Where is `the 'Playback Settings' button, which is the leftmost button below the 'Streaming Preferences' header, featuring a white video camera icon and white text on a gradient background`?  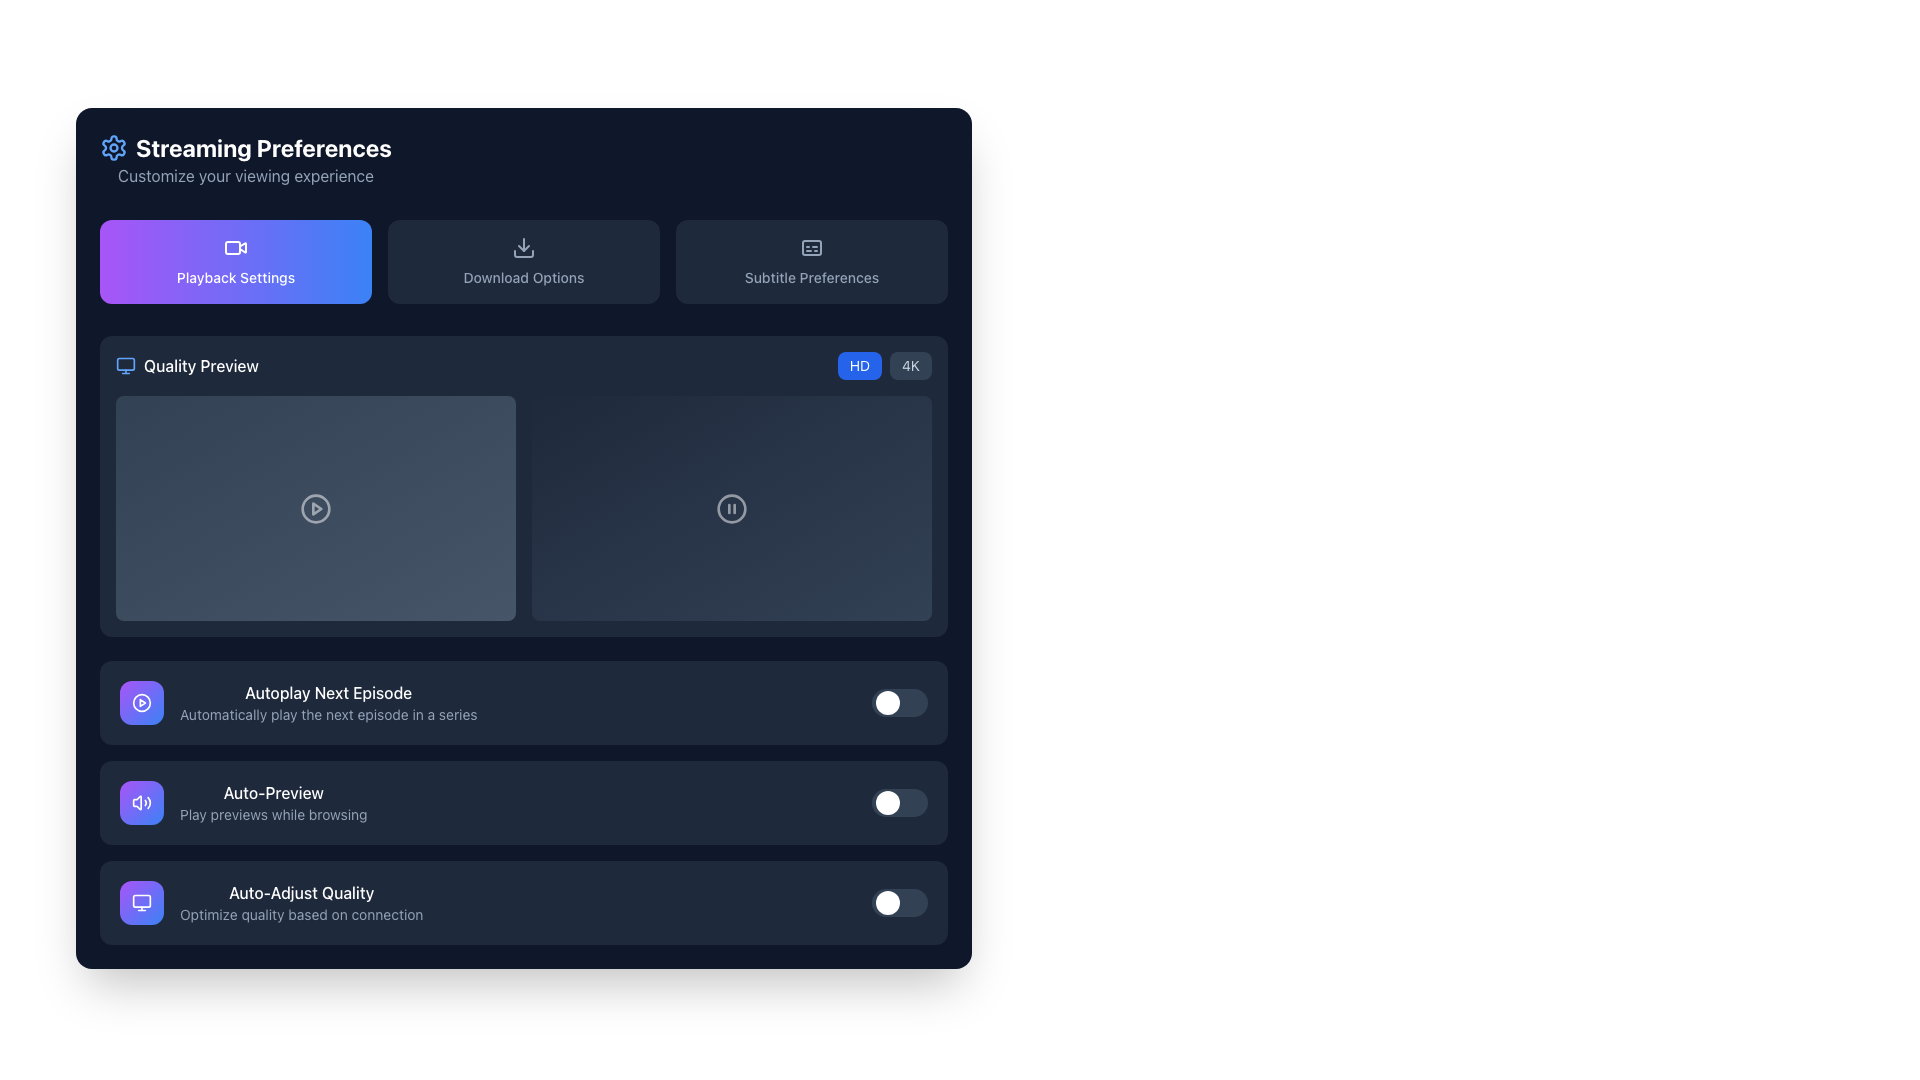 the 'Playback Settings' button, which is the leftmost button below the 'Streaming Preferences' header, featuring a white video camera icon and white text on a gradient background is located at coordinates (235, 261).